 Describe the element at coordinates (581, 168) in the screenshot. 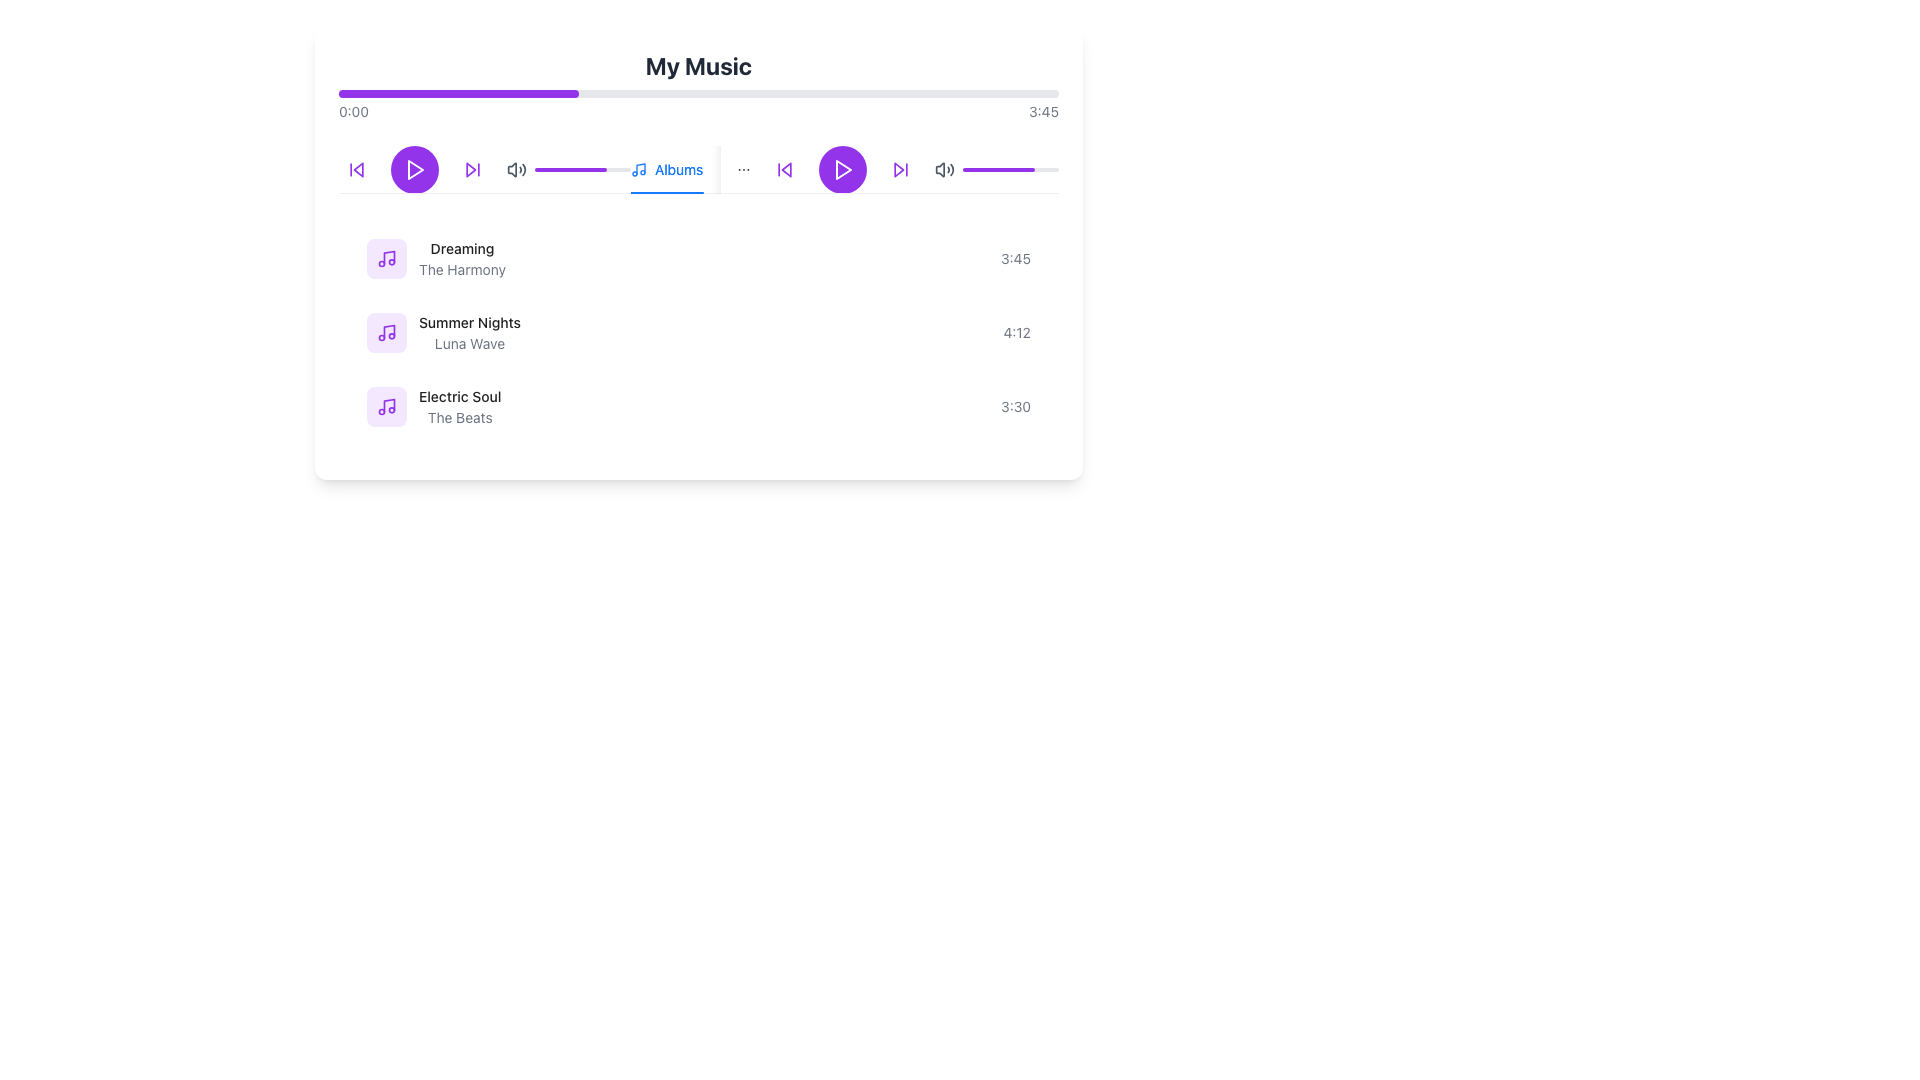

I see `the progress indicator, which is a horizontal progress bar with a gray background and a purple foreground, located near the top middle of the interface below the volume control icon` at that location.